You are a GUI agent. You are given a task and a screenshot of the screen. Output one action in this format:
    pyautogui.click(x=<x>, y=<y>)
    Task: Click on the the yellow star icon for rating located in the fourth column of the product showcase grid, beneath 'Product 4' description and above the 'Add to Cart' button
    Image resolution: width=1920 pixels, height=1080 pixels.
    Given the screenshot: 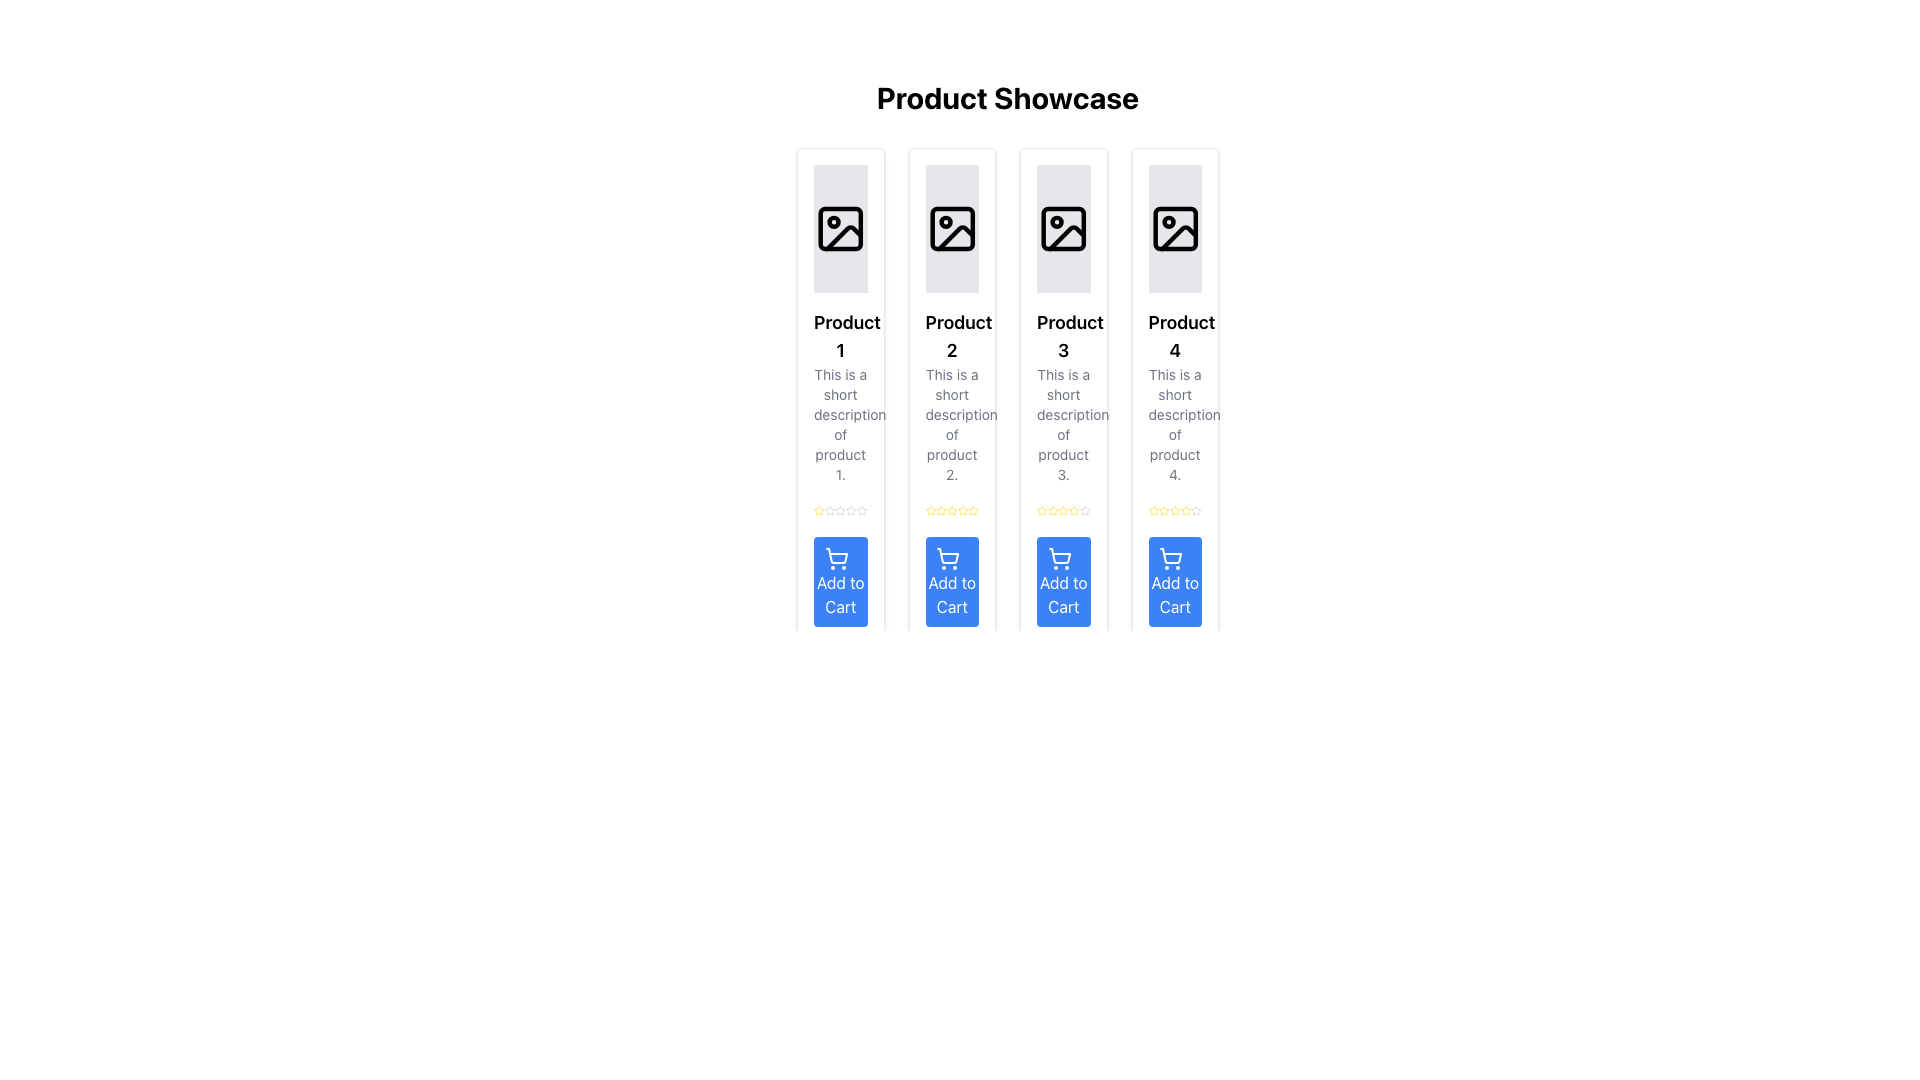 What is the action you would take?
    pyautogui.click(x=1164, y=509)
    